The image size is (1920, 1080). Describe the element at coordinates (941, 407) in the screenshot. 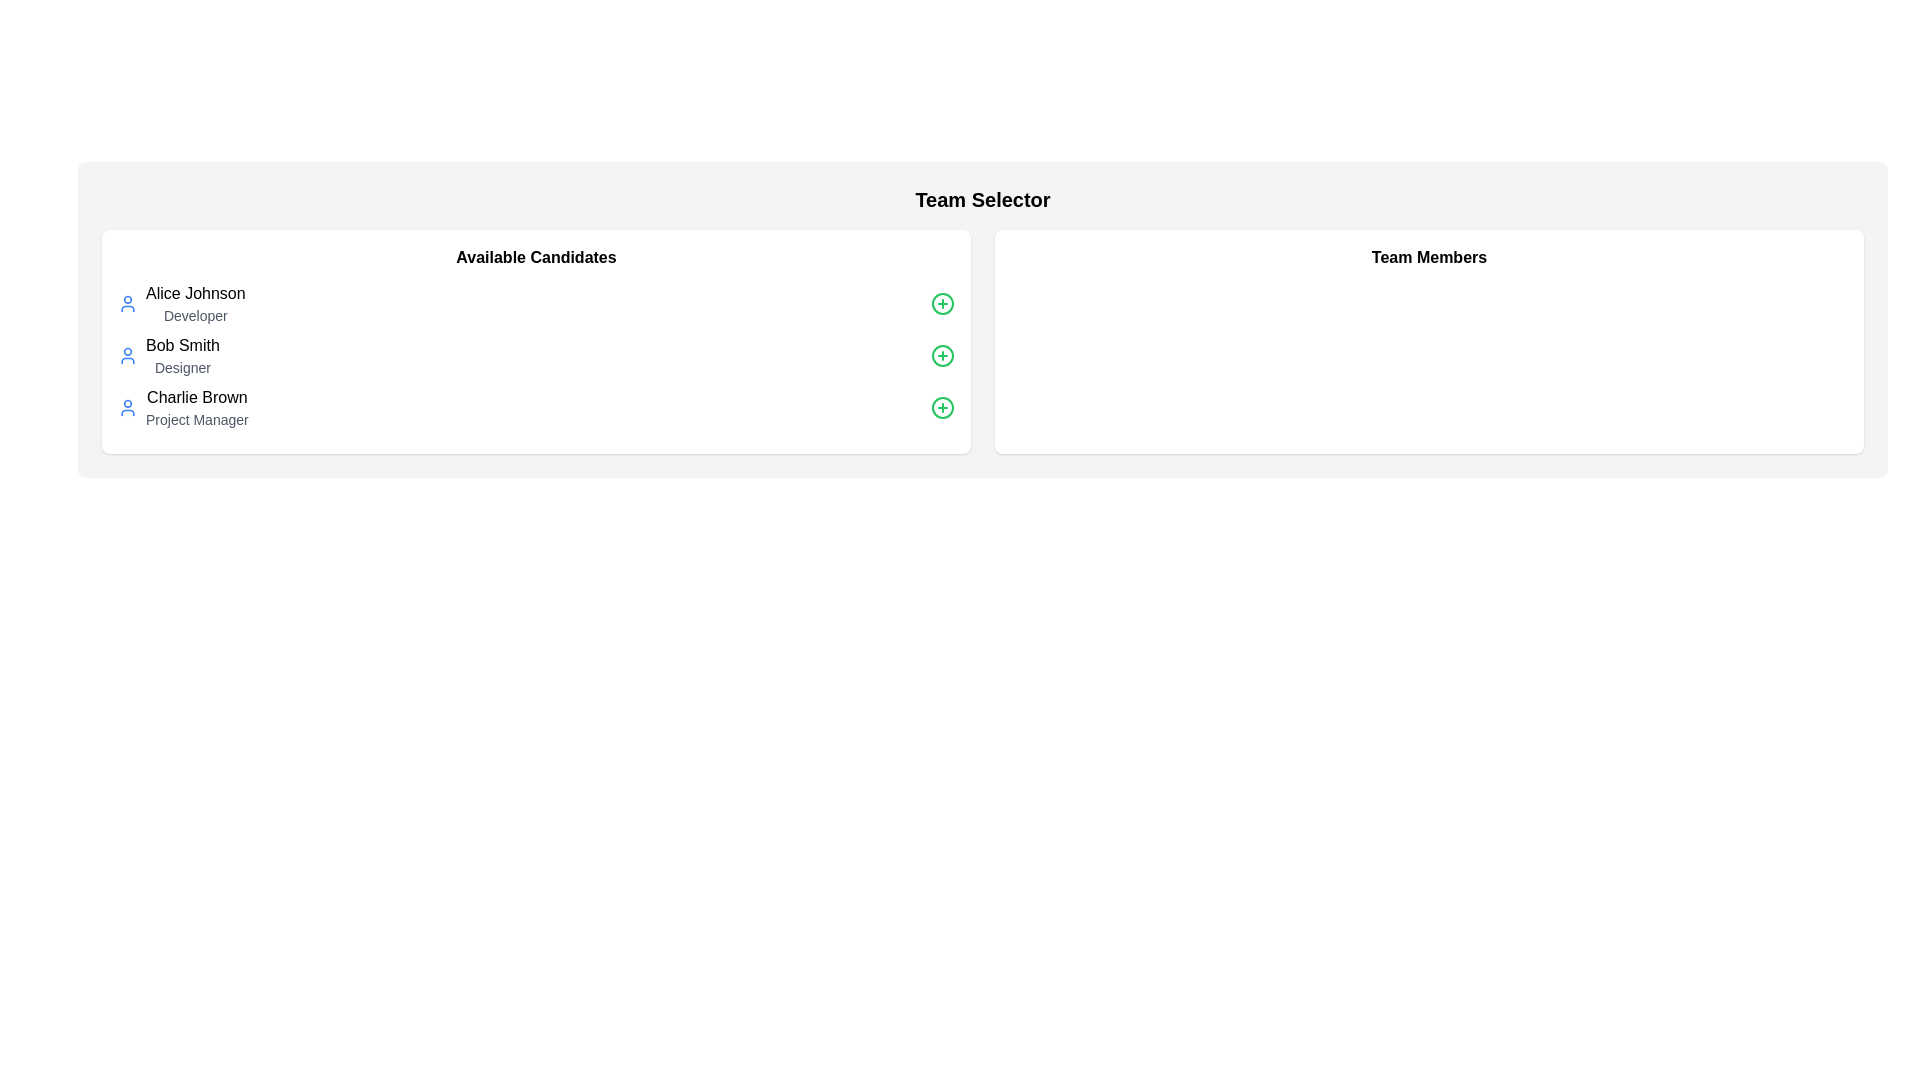

I see `the button located to the right of the 'Charlie Brown Project Manager' entry in the list of candidates` at that location.